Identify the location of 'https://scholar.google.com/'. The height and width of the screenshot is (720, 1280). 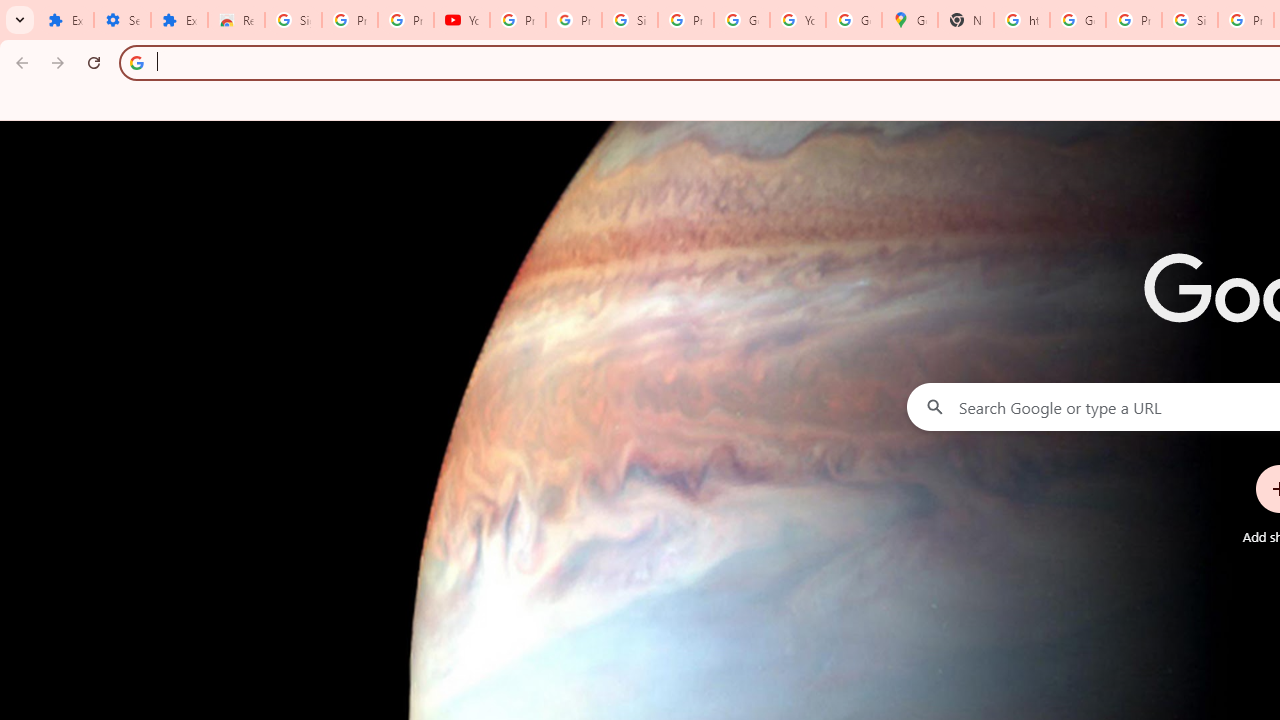
(1022, 20).